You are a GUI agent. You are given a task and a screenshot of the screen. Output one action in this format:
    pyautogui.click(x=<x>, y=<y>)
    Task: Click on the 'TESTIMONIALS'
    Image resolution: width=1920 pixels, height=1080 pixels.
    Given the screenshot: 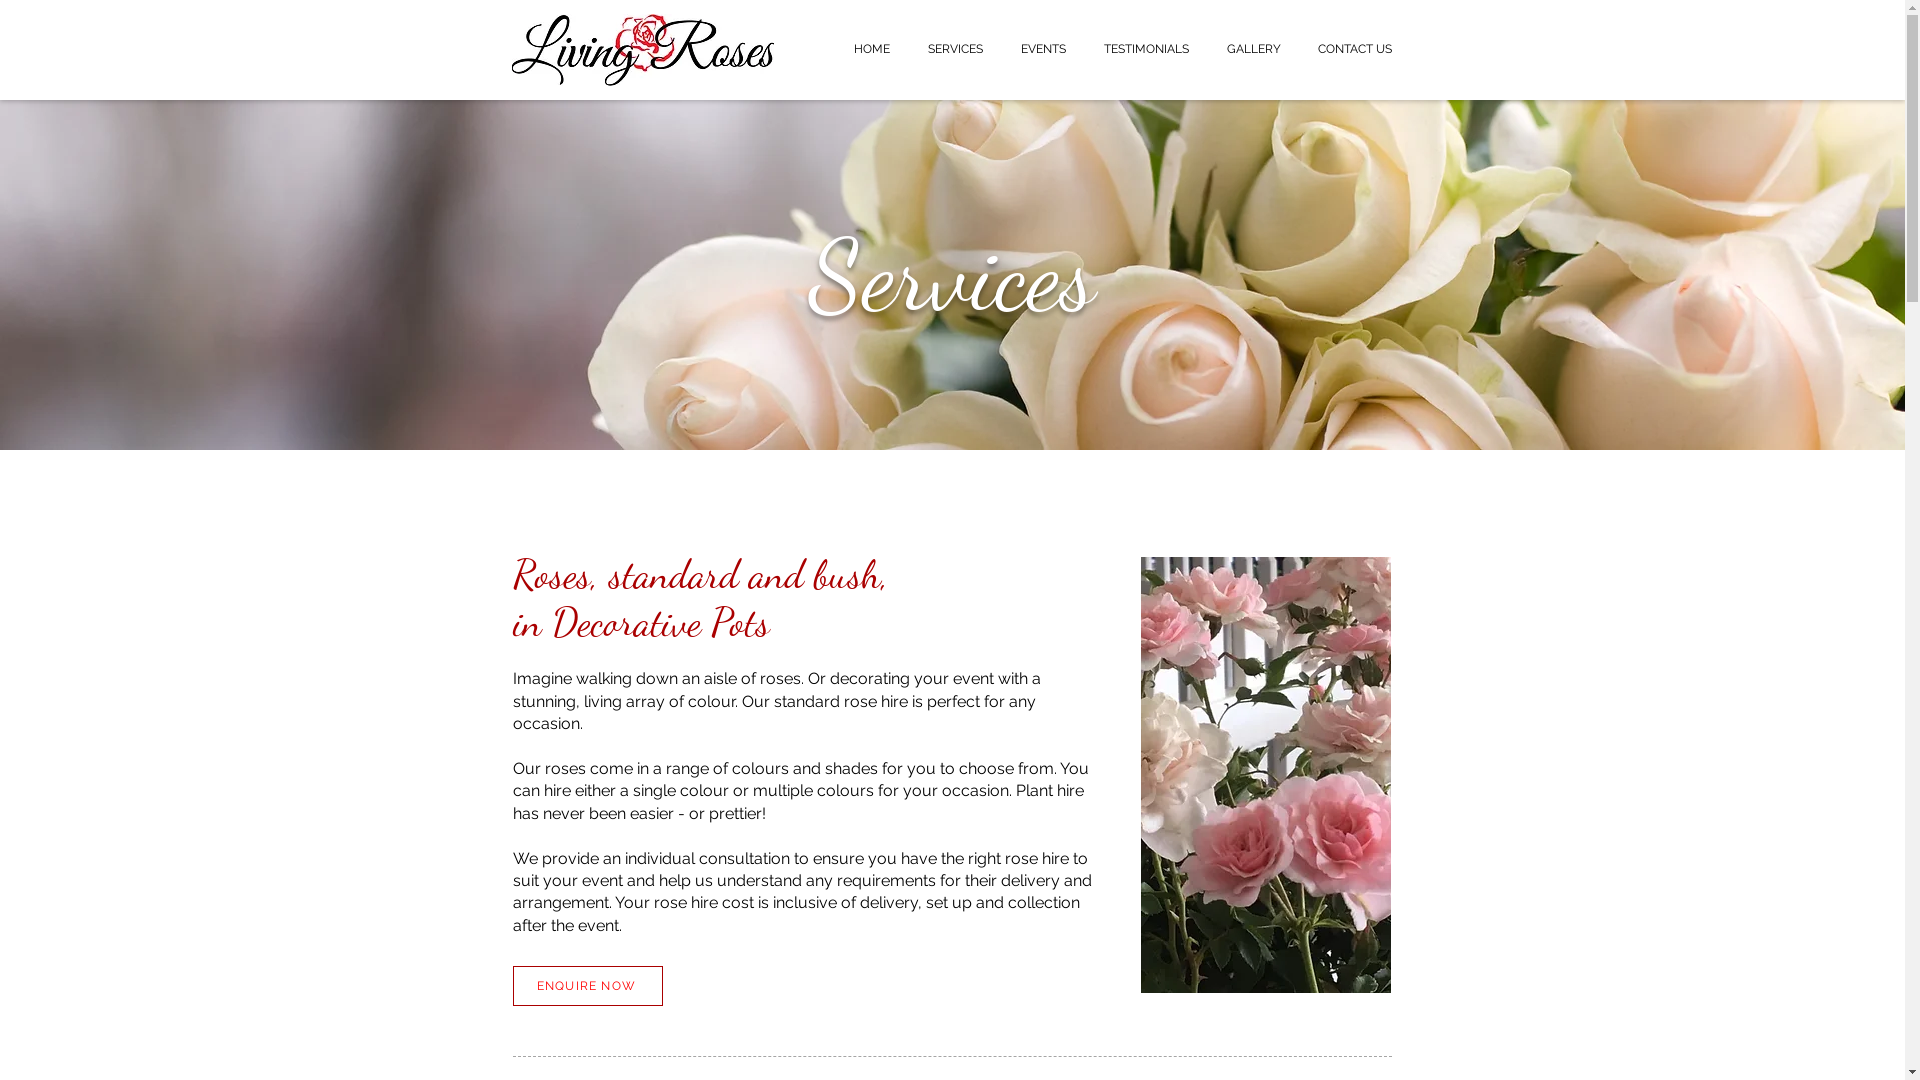 What is the action you would take?
    pyautogui.click(x=1083, y=48)
    